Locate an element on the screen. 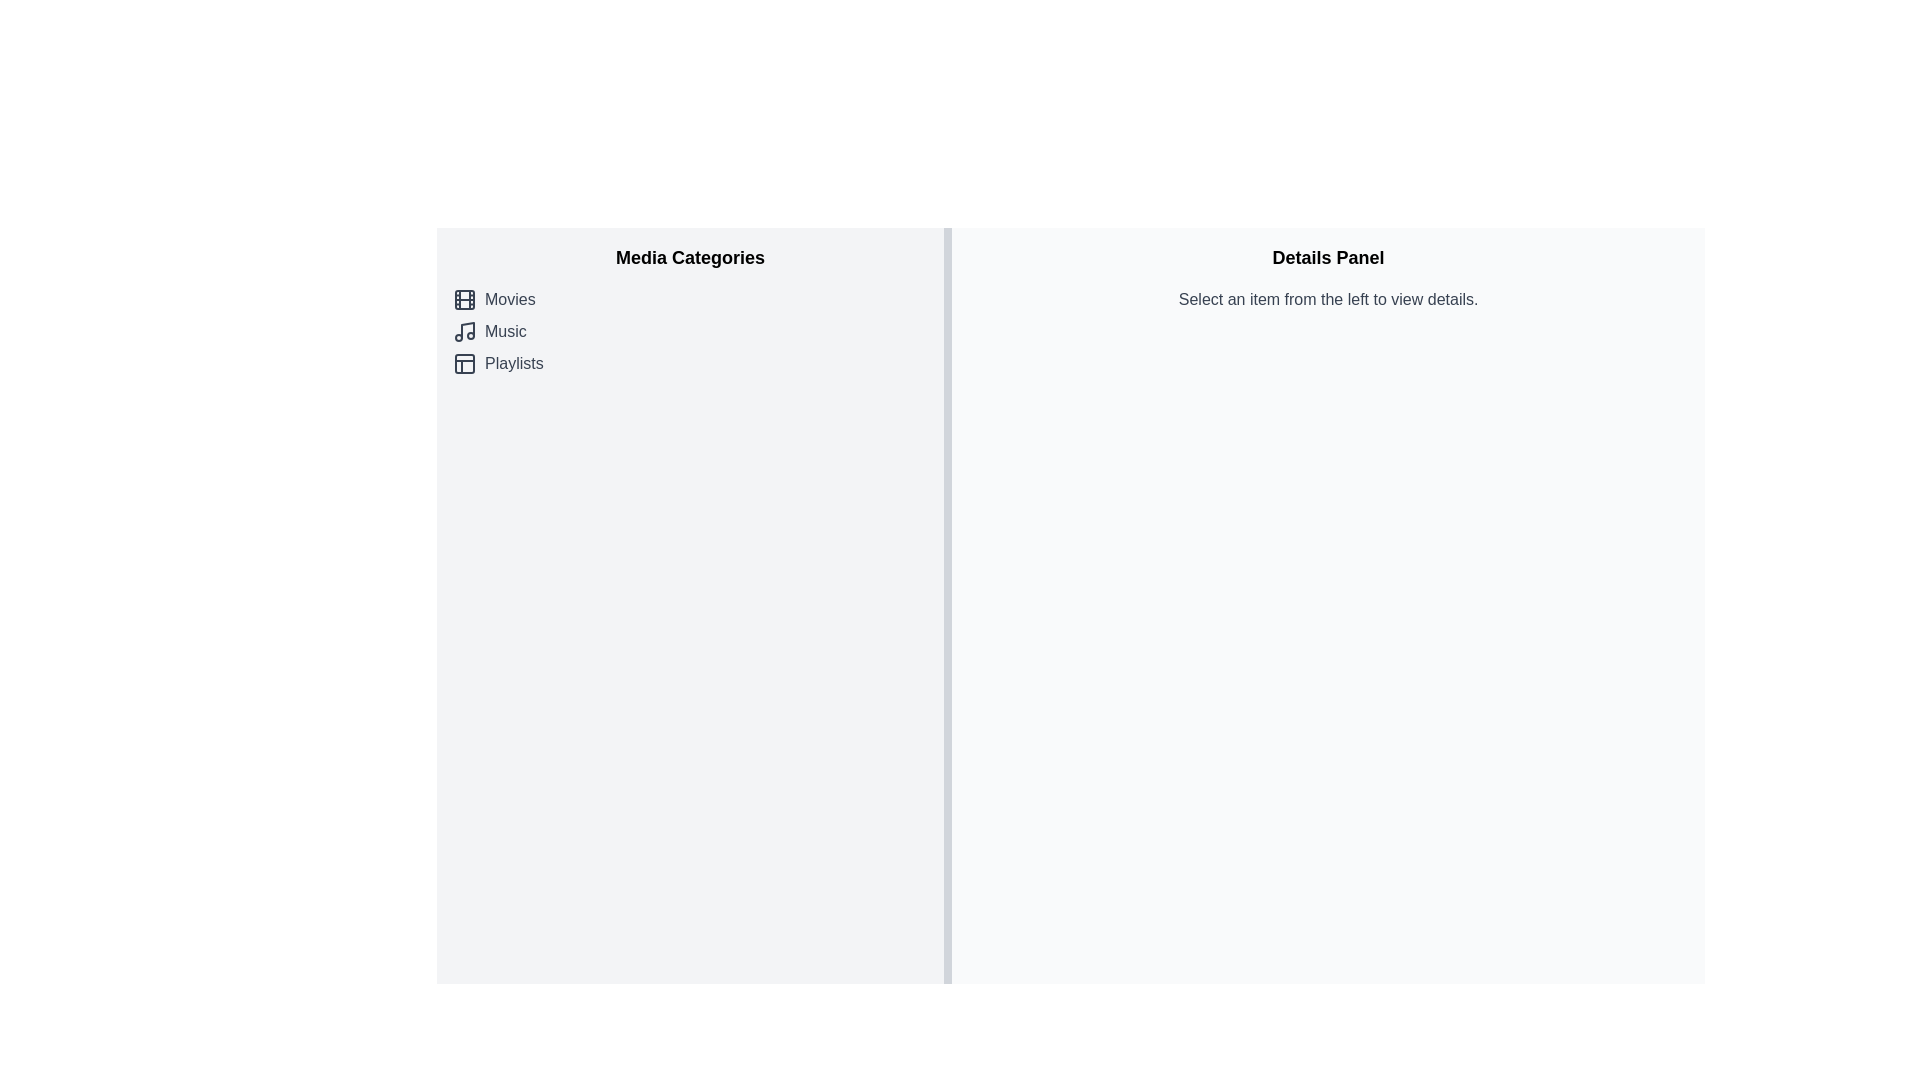  the 'Movies' category label in the media categories list, which is the first text item under the 'Media Categories' section on the left-hand panel is located at coordinates (510, 300).